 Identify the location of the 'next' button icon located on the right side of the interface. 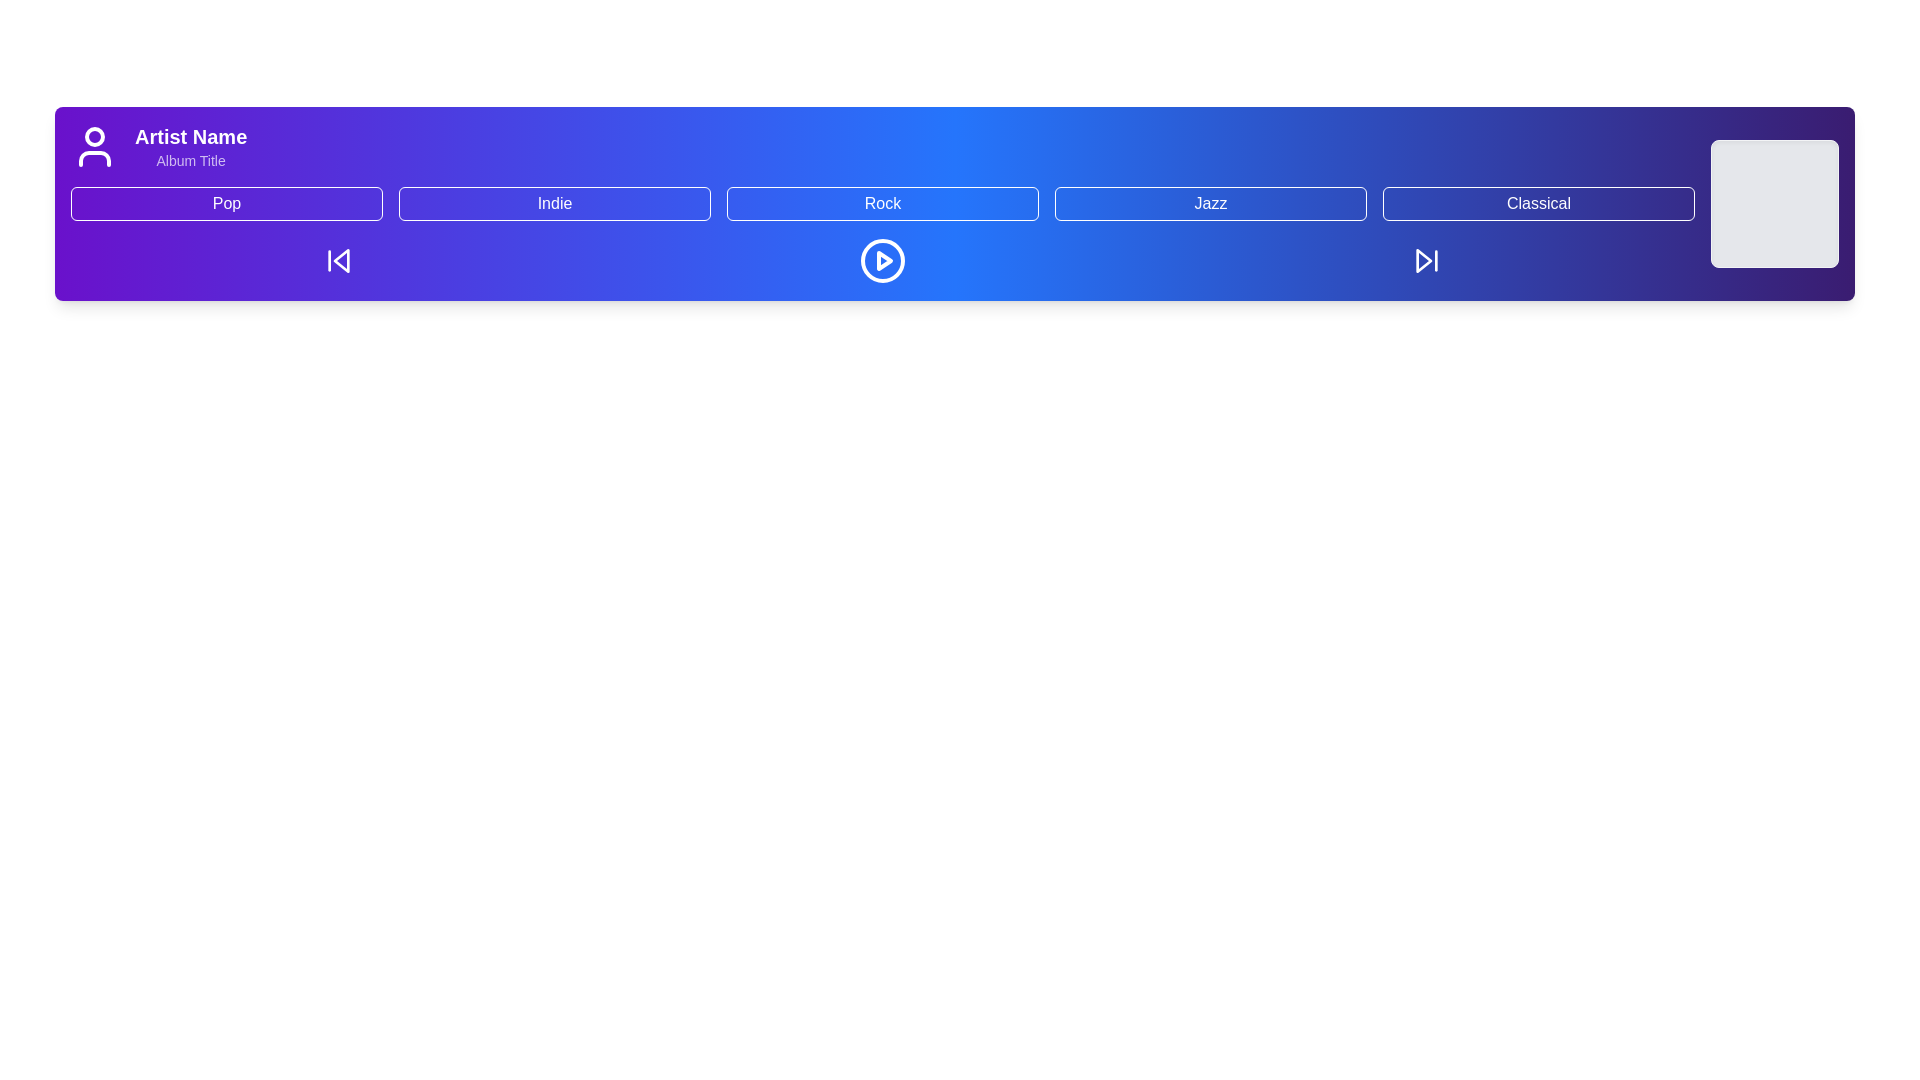
(1423, 260).